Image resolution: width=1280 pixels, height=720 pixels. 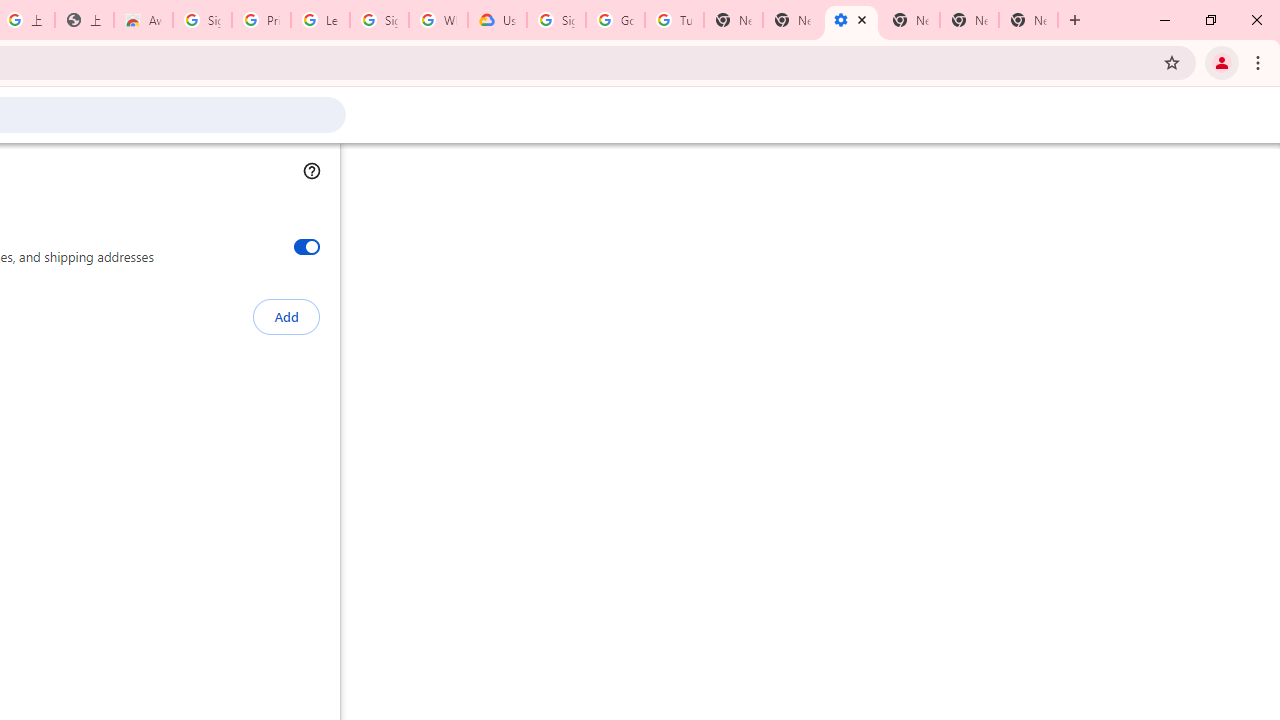 I want to click on 'Who are Google', so click(x=437, y=20).